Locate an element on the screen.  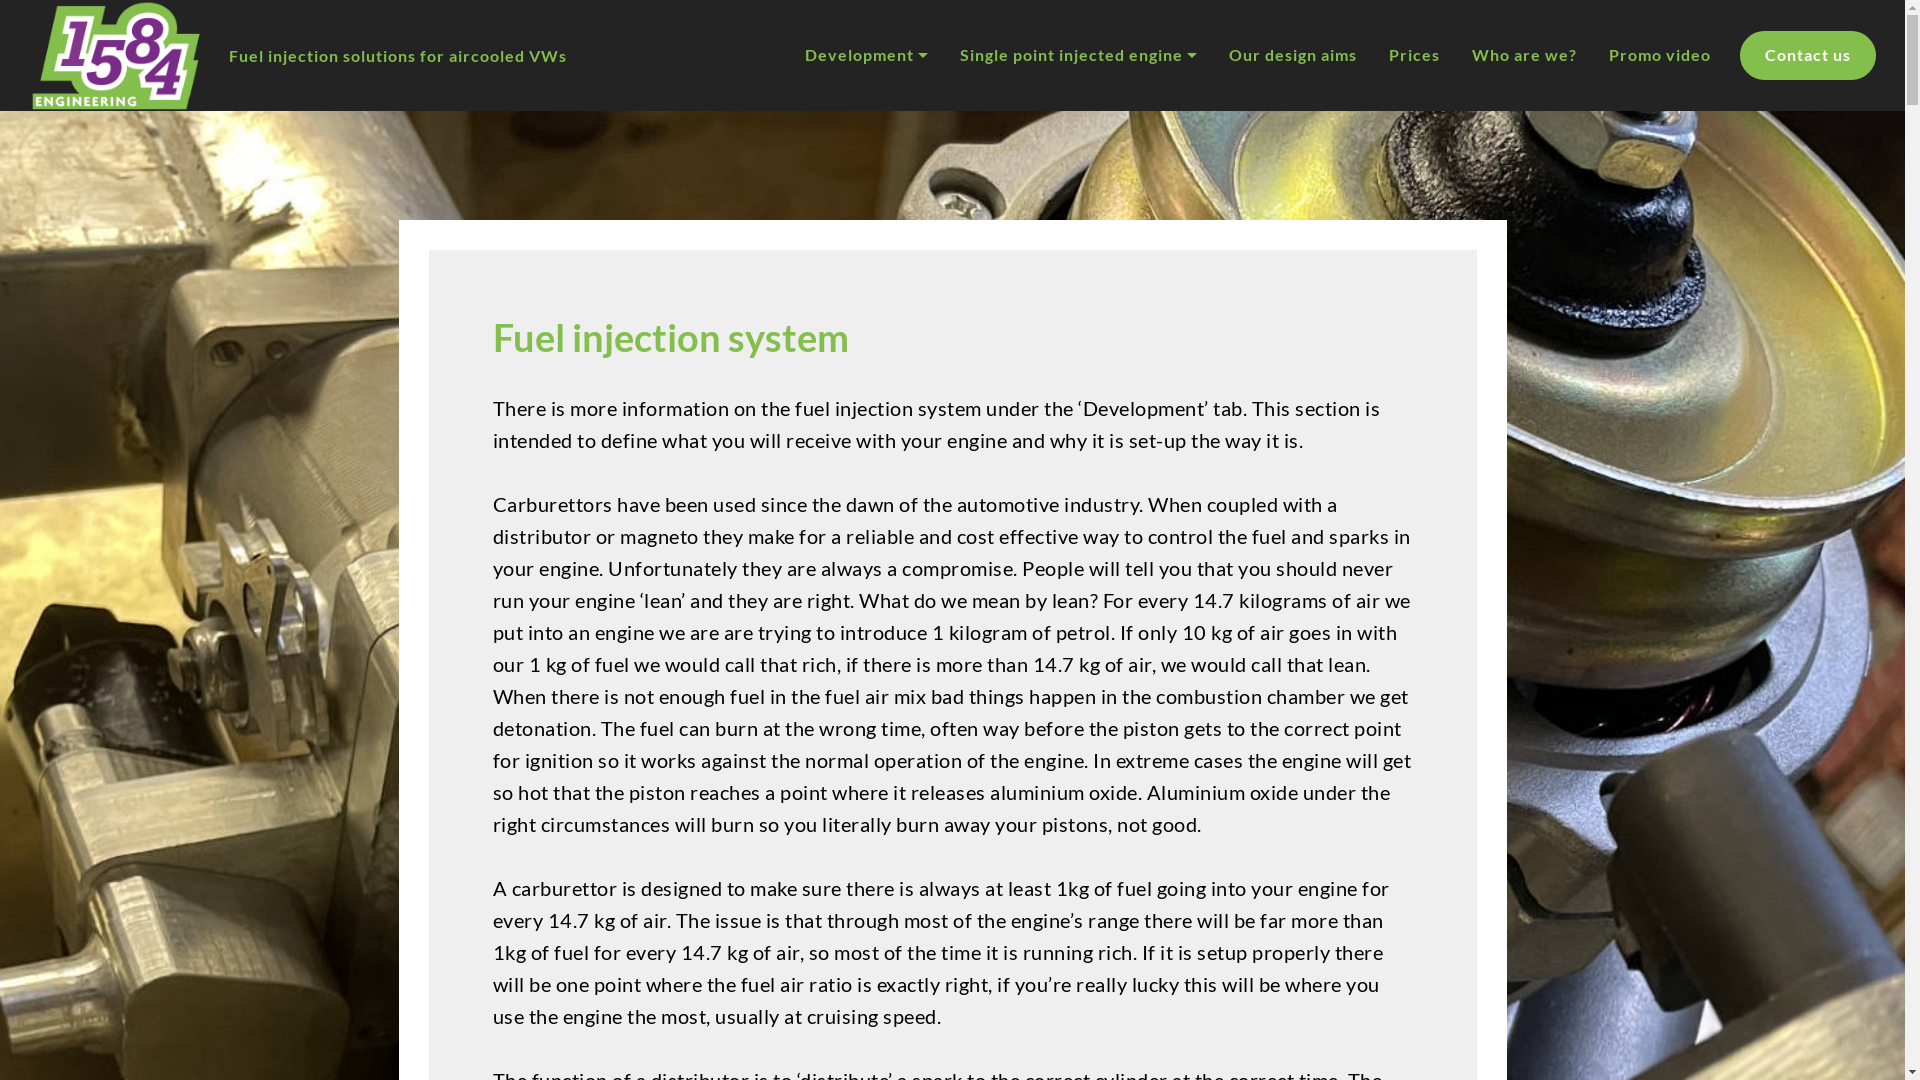
'Fuel injection solutions for aircooled VWs' is located at coordinates (398, 55).